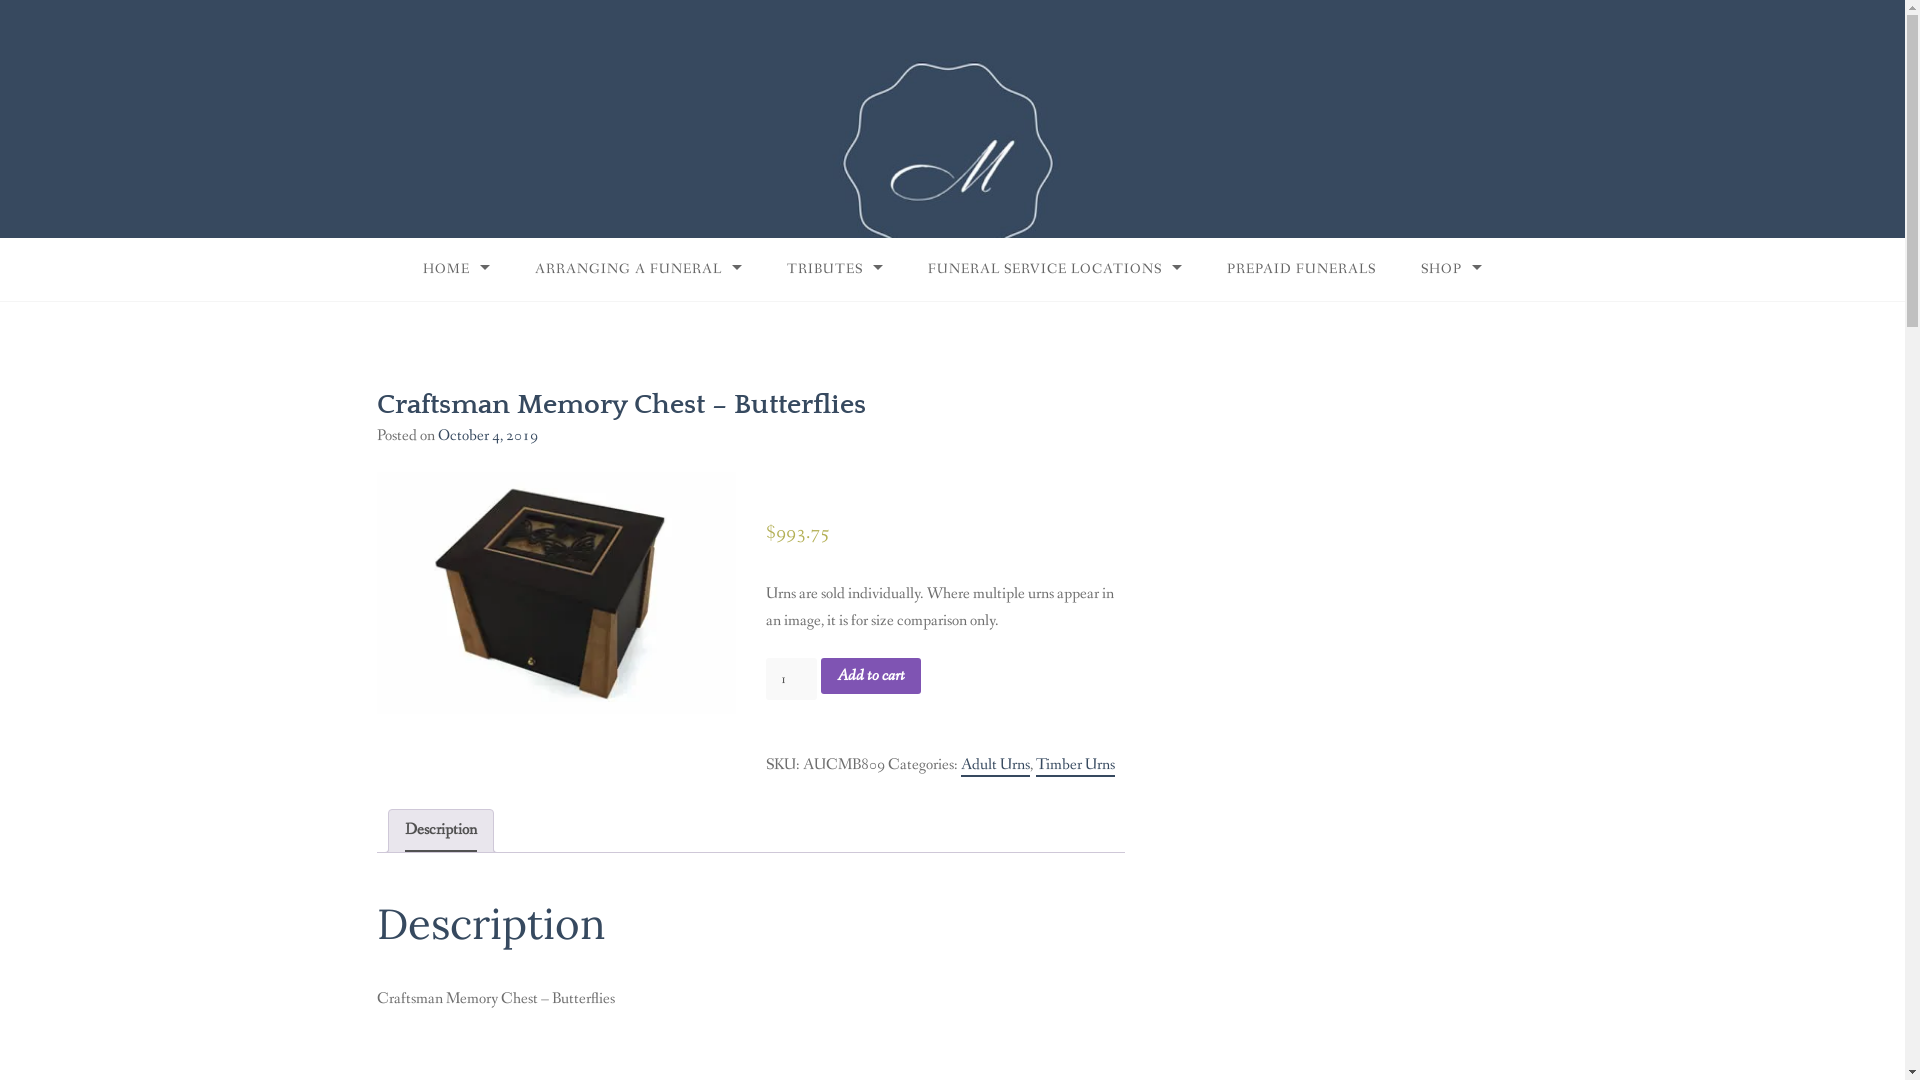 The image size is (1920, 1080). What do you see at coordinates (555, 592) in the screenshot?
I see `'AUCMB809_Craftsman_Style_Chest_Butterflies'` at bounding box center [555, 592].